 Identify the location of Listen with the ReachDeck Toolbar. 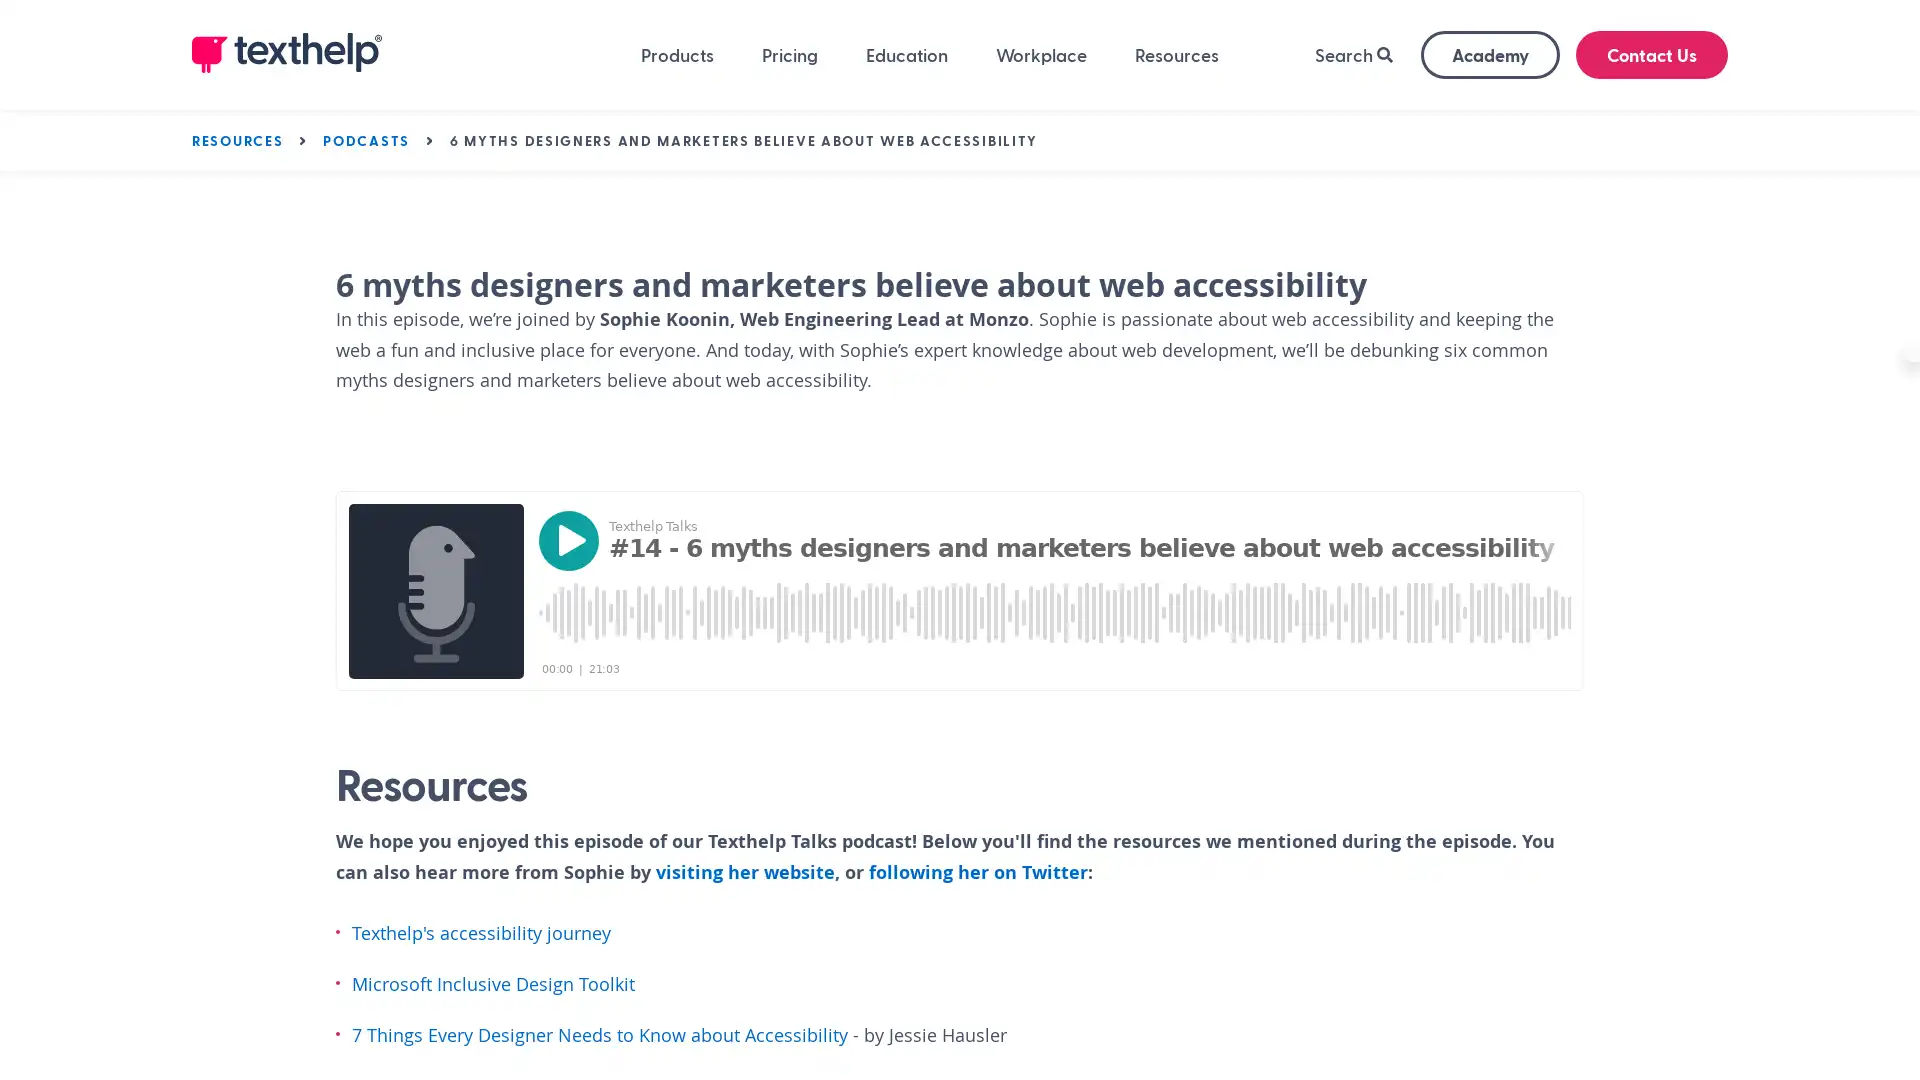
(1839, 375).